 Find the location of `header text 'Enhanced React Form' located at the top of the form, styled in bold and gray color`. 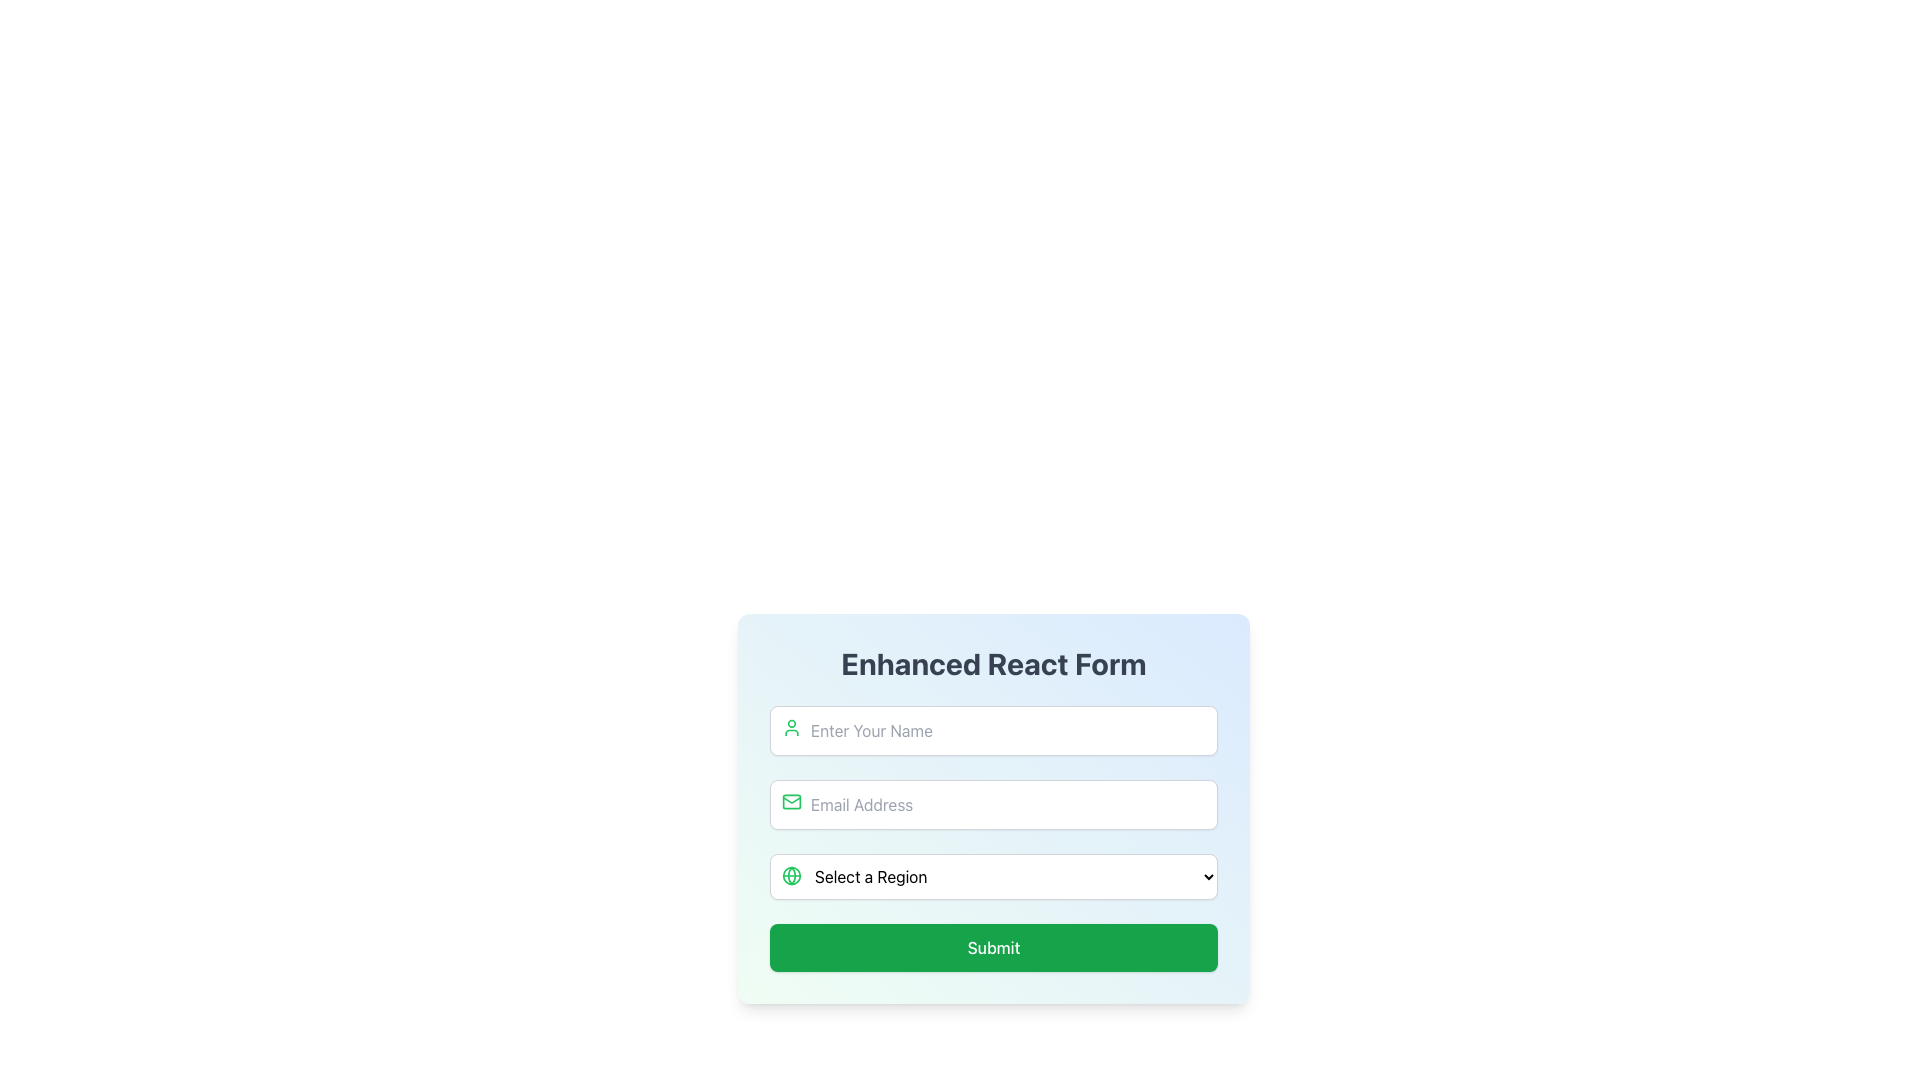

header text 'Enhanced React Form' located at the top of the form, styled in bold and gray color is located at coordinates (993, 663).